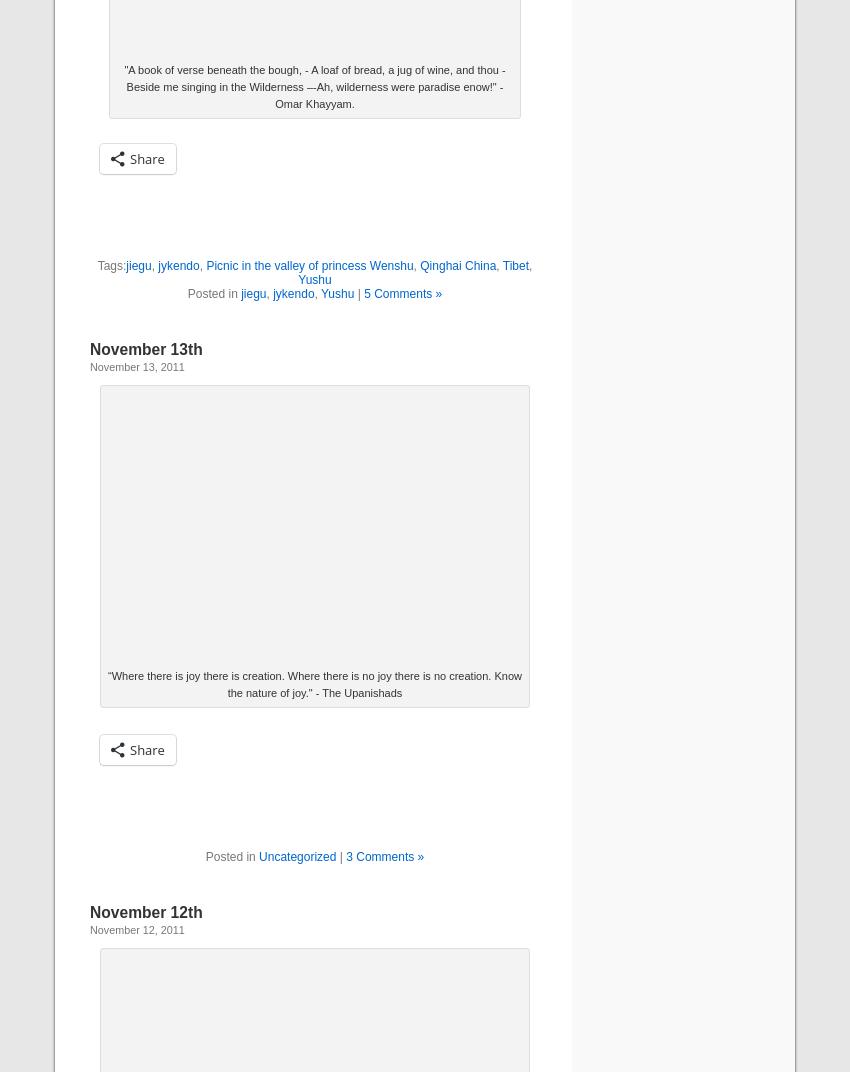  What do you see at coordinates (402, 291) in the screenshot?
I see `'5 Comments »'` at bounding box center [402, 291].